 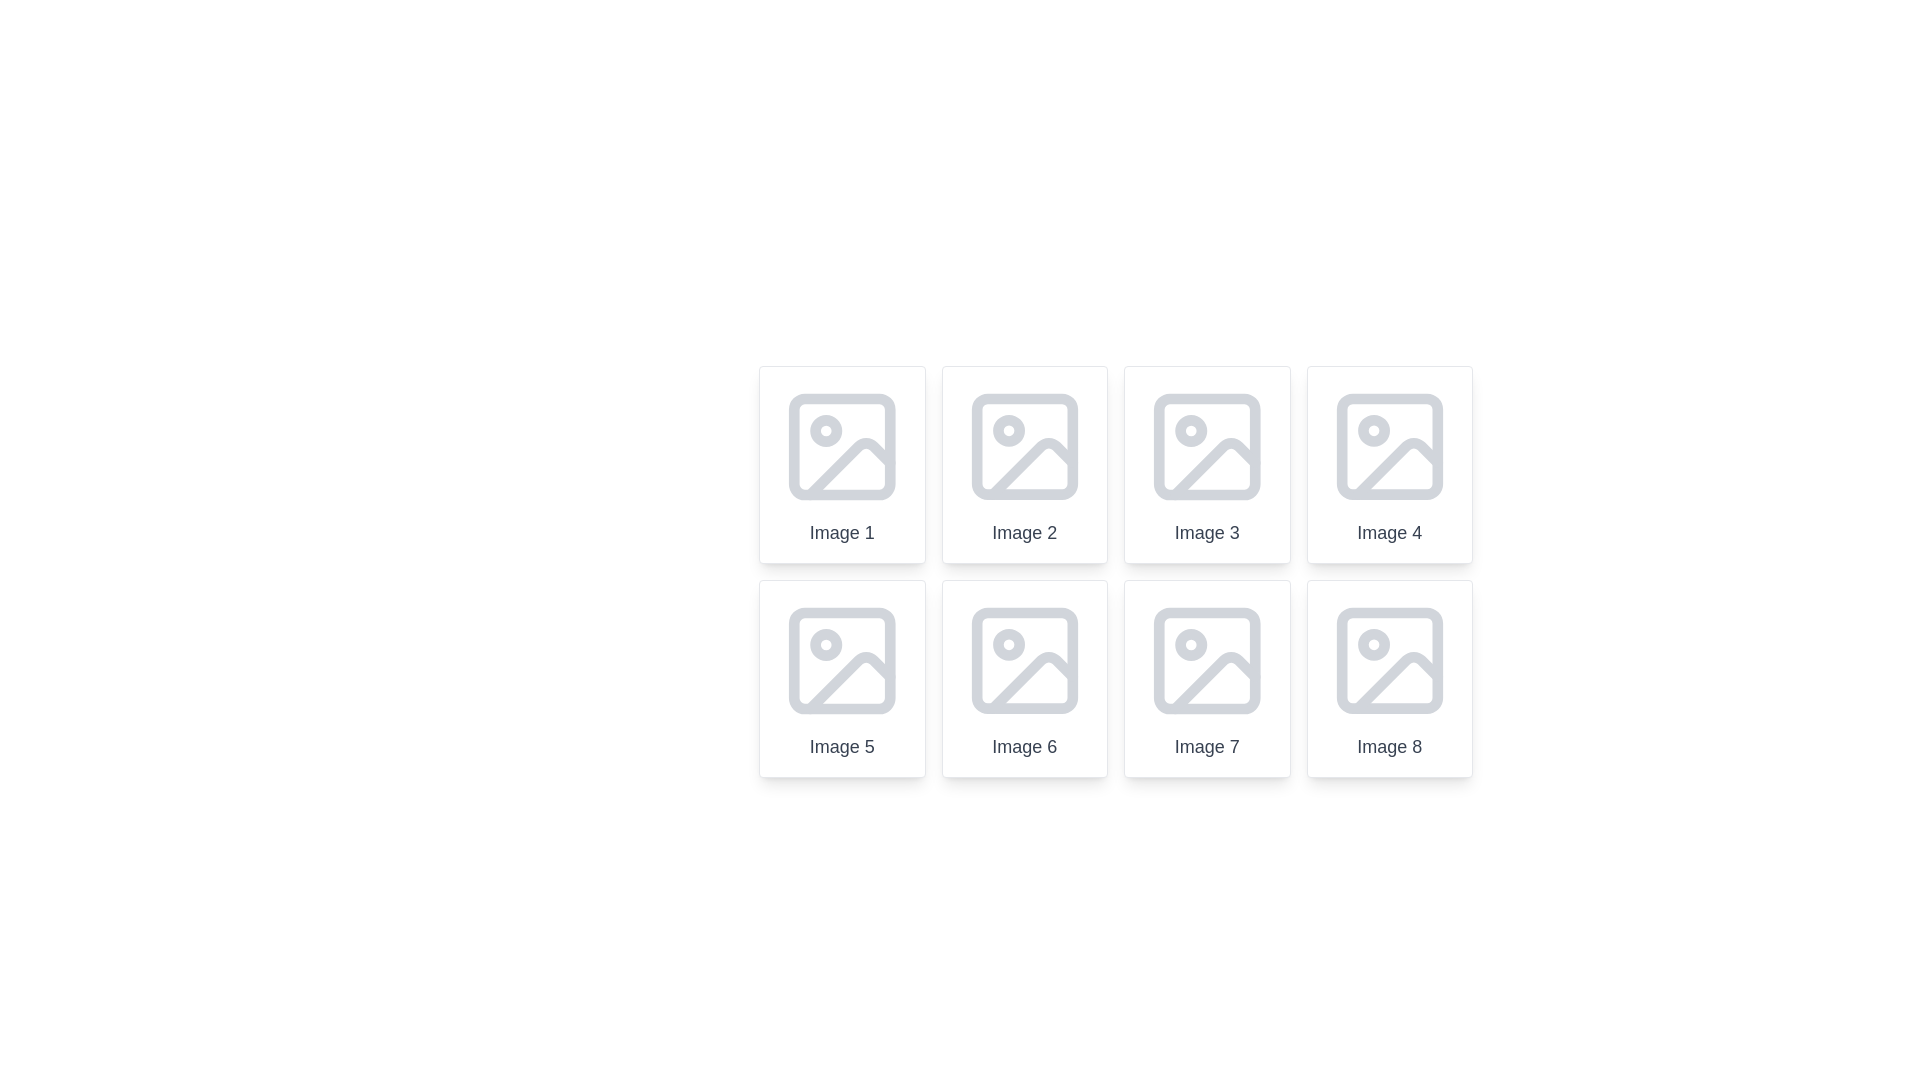 What do you see at coordinates (1024, 531) in the screenshot?
I see `the text label located below the image placeholder, which serves as a descriptor for the visual element` at bounding box center [1024, 531].